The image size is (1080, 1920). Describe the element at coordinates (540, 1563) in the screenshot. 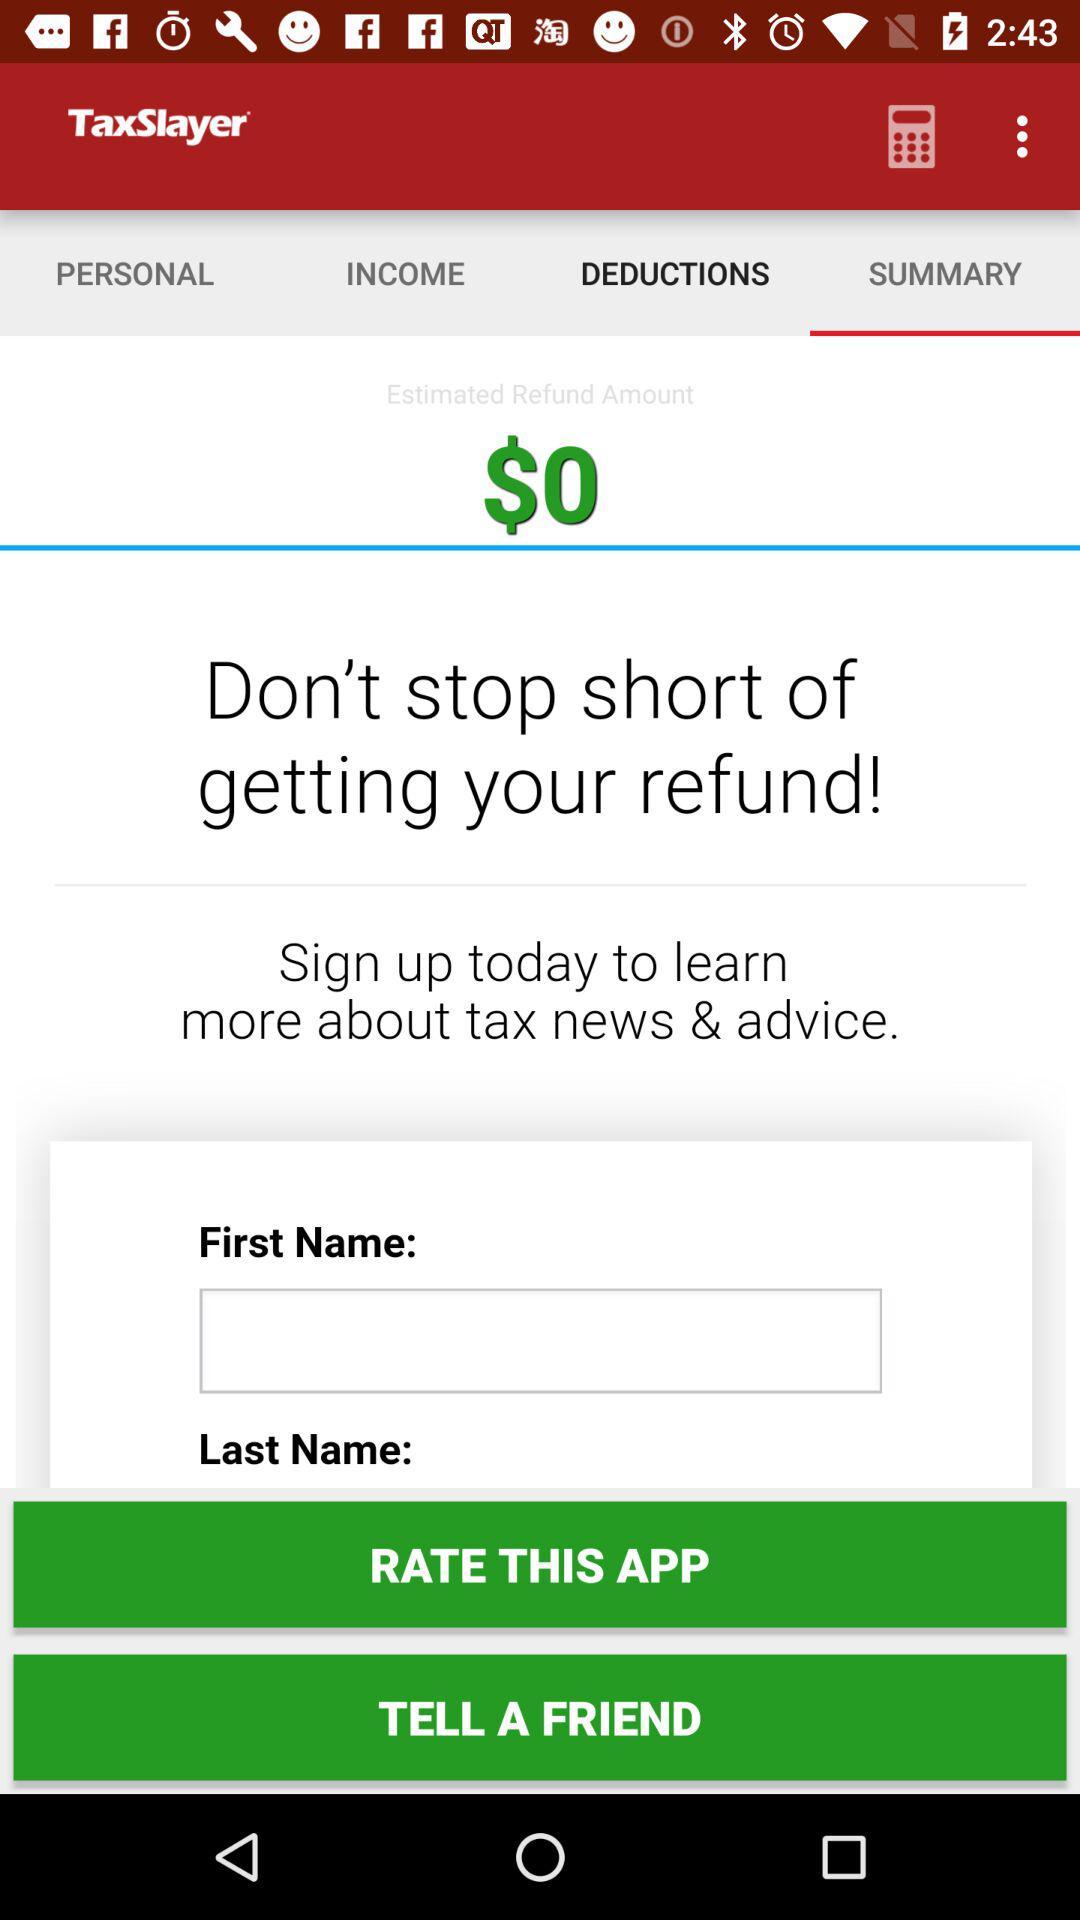

I see `icon above tell a friend item` at that location.